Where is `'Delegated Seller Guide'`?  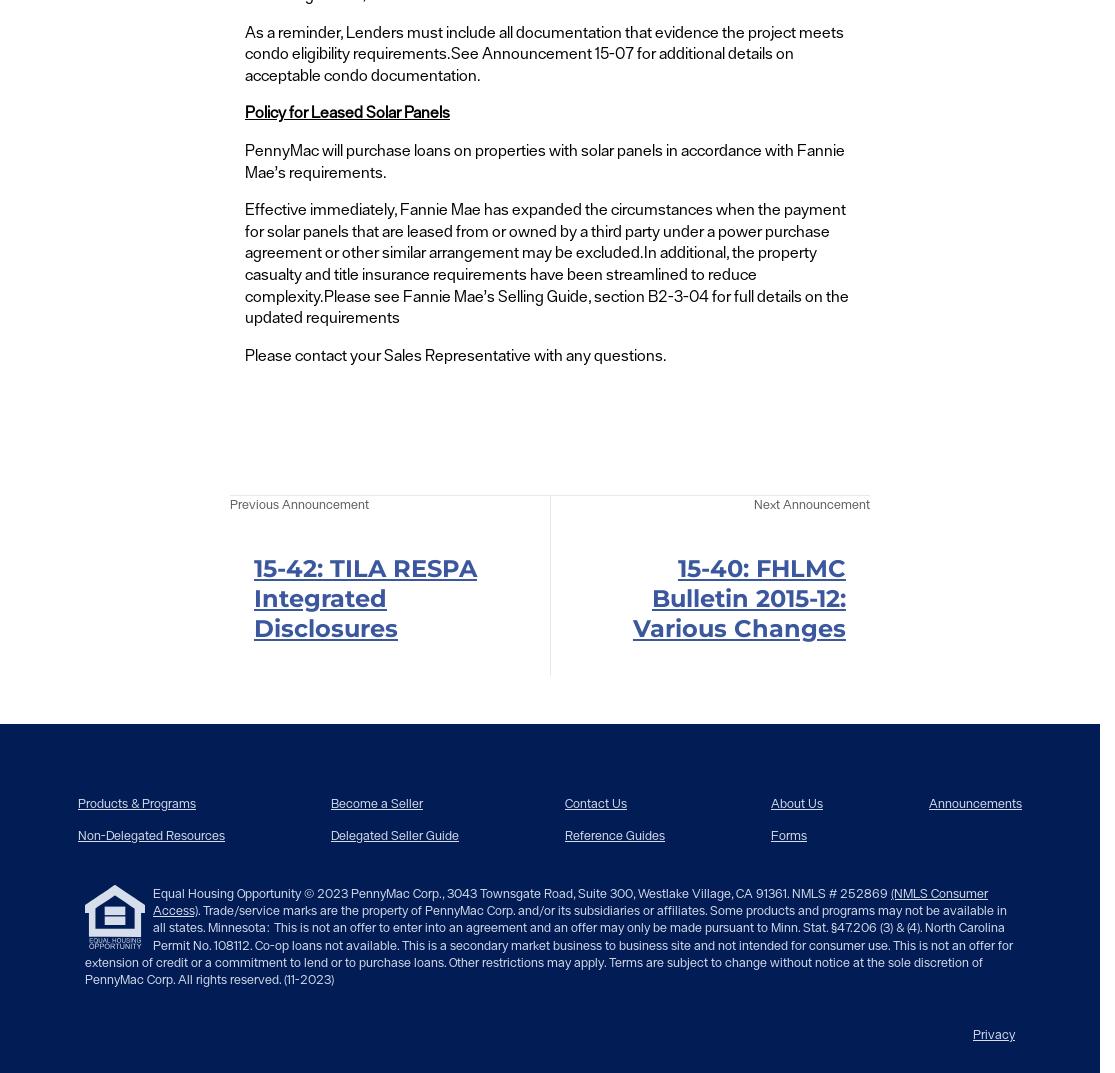 'Delegated Seller Guide' is located at coordinates (394, 834).